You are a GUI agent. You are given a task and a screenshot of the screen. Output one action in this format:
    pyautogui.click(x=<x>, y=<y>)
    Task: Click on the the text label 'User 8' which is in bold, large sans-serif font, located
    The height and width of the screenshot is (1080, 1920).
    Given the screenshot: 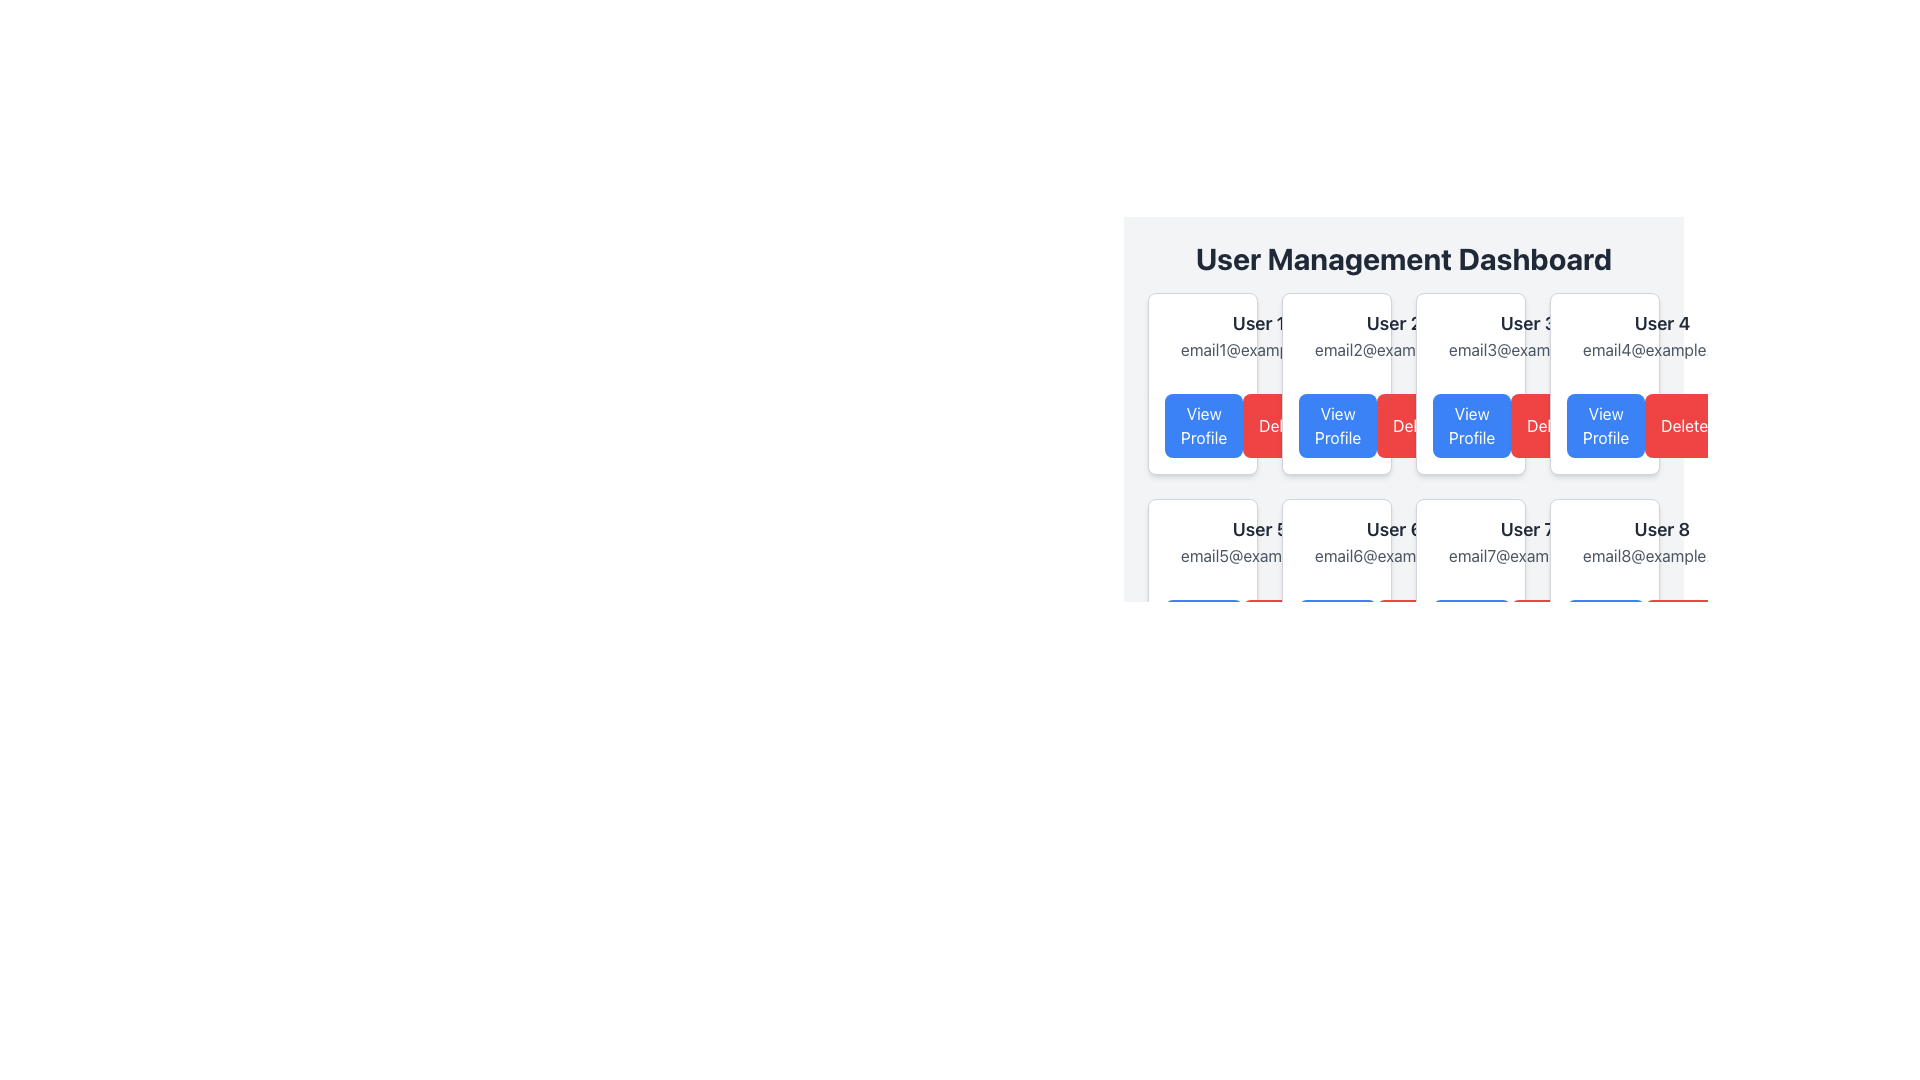 What is the action you would take?
    pyautogui.click(x=1661, y=528)
    